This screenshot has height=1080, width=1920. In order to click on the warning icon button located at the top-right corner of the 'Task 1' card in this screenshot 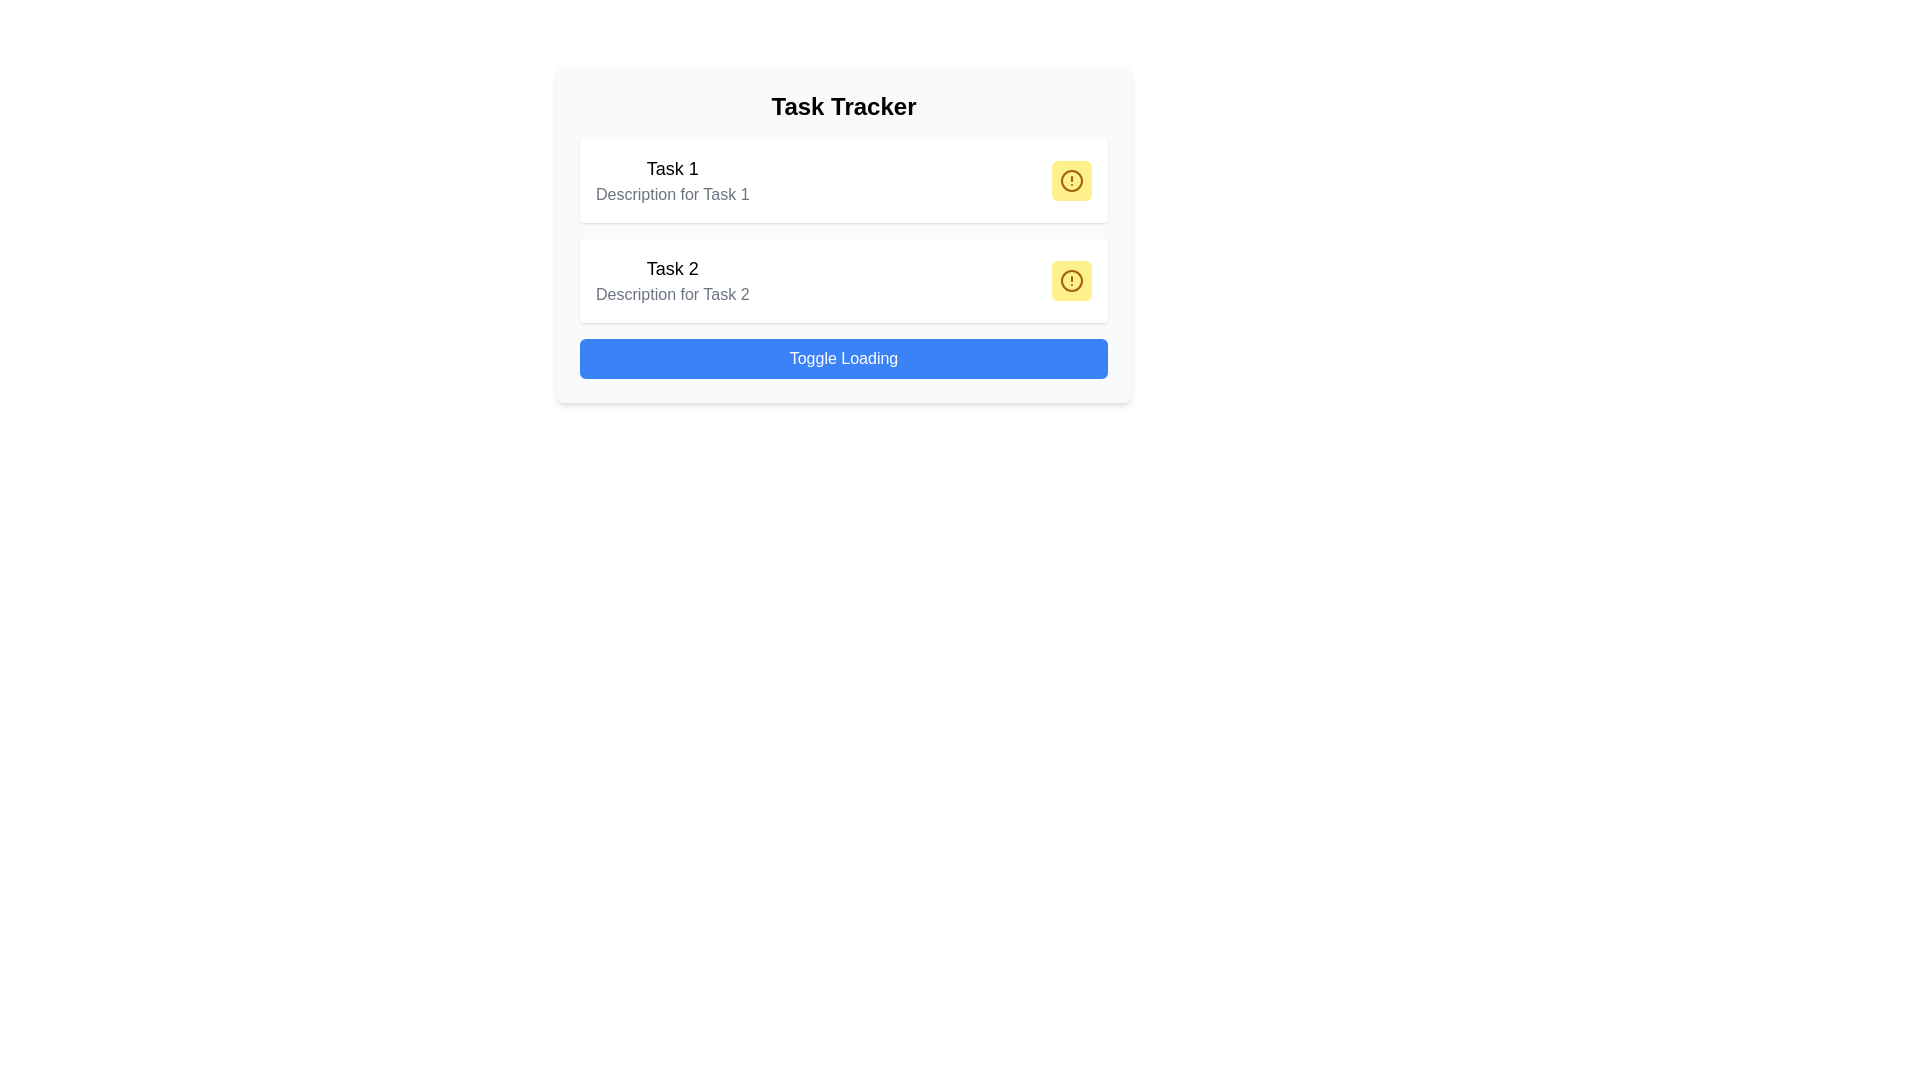, I will do `click(1070, 181)`.